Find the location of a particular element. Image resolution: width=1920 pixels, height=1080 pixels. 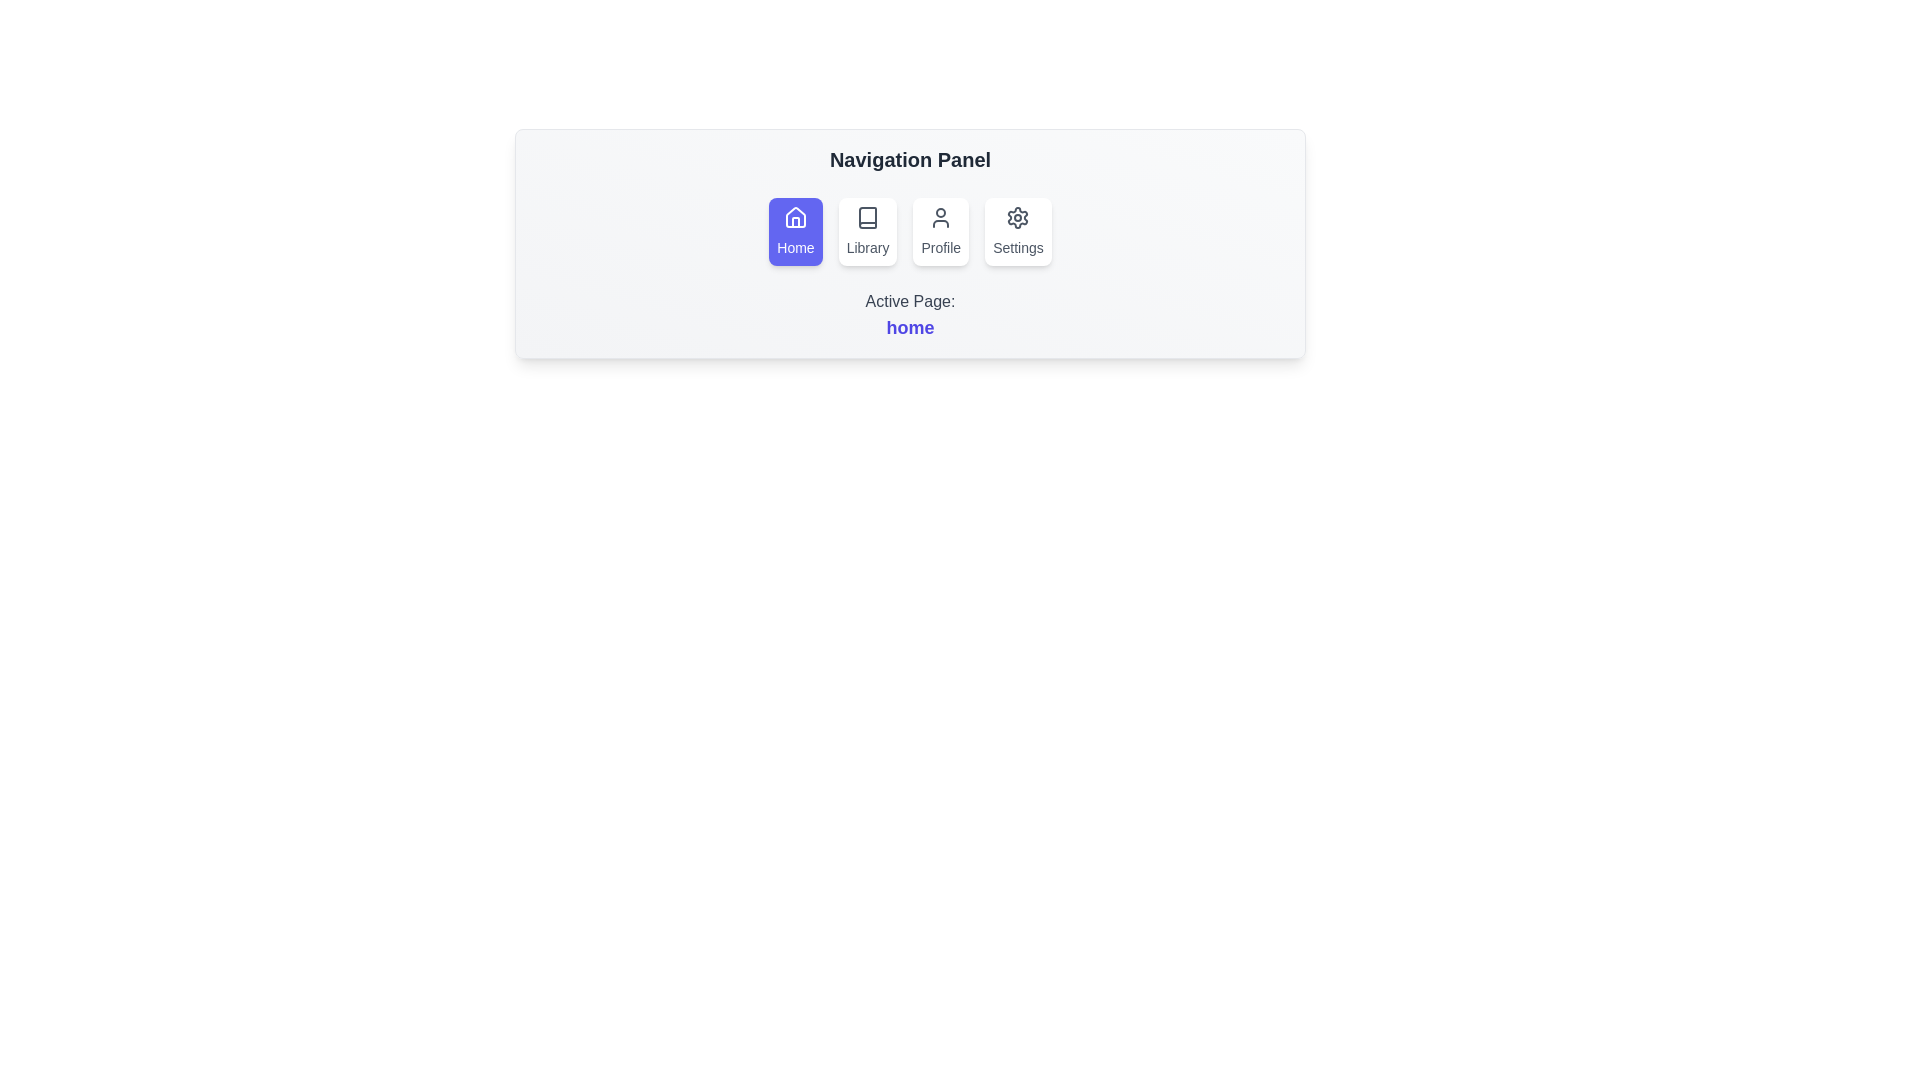

the 'Navigation Panel' text label, which is a prominent header in bold dark gray at the top of its section is located at coordinates (909, 158).